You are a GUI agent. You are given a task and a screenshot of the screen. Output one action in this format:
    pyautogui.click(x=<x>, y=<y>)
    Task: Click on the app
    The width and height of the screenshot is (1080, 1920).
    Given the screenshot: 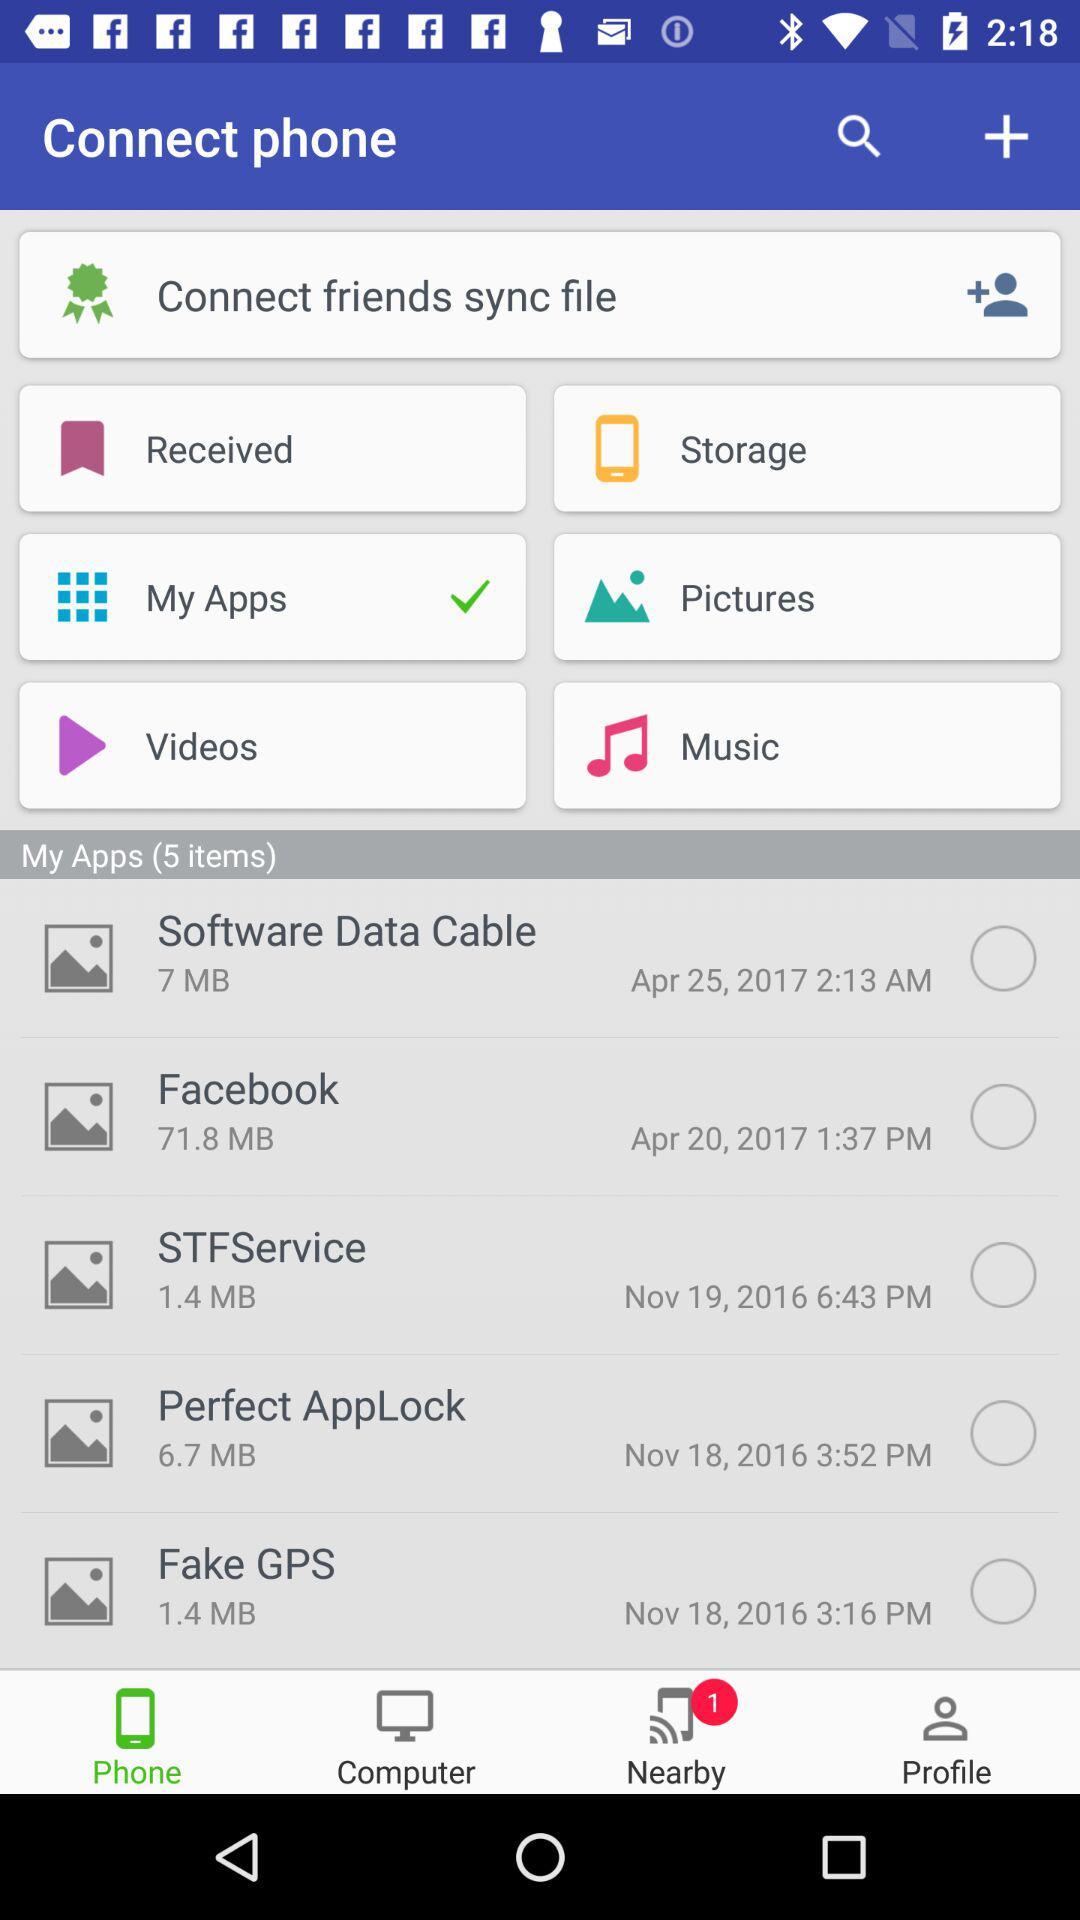 What is the action you would take?
    pyautogui.click(x=1025, y=1115)
    